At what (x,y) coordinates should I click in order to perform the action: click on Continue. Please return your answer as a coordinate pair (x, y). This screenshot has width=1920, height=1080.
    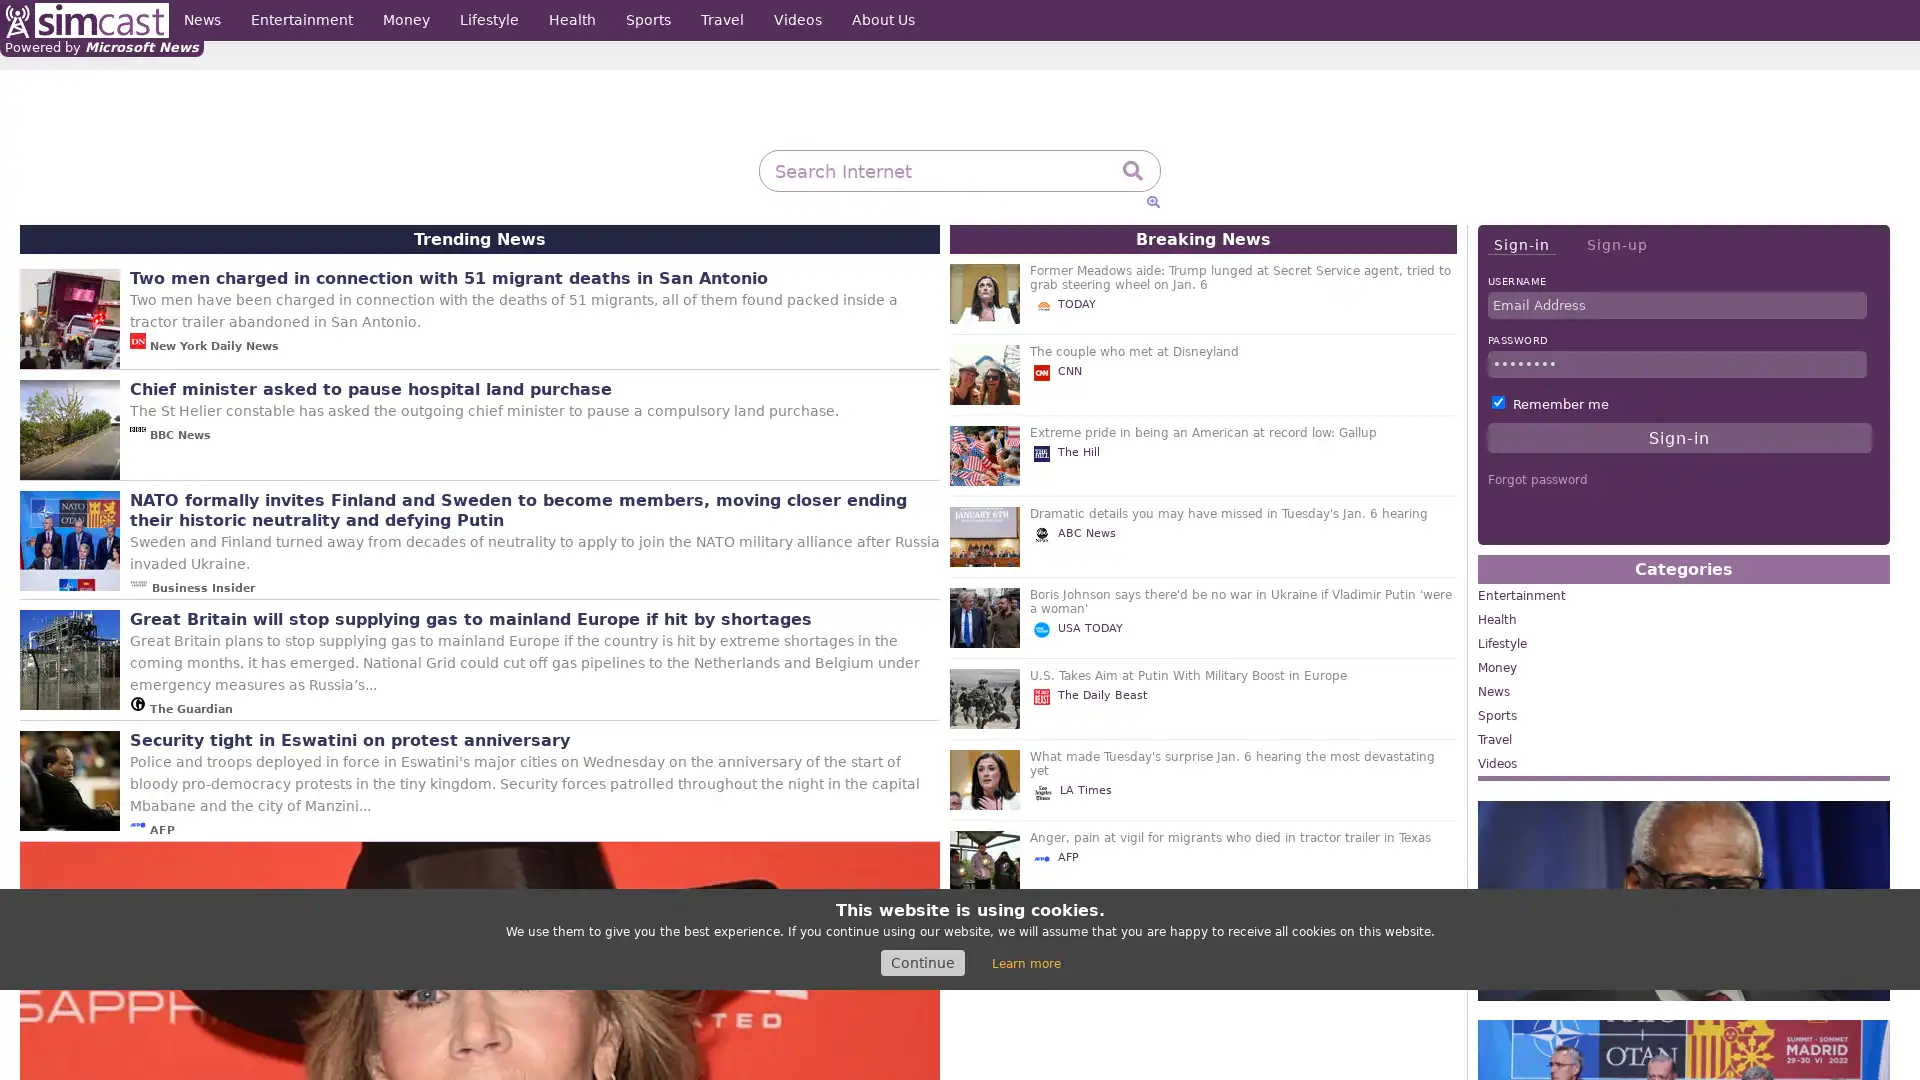
    Looking at the image, I should click on (921, 962).